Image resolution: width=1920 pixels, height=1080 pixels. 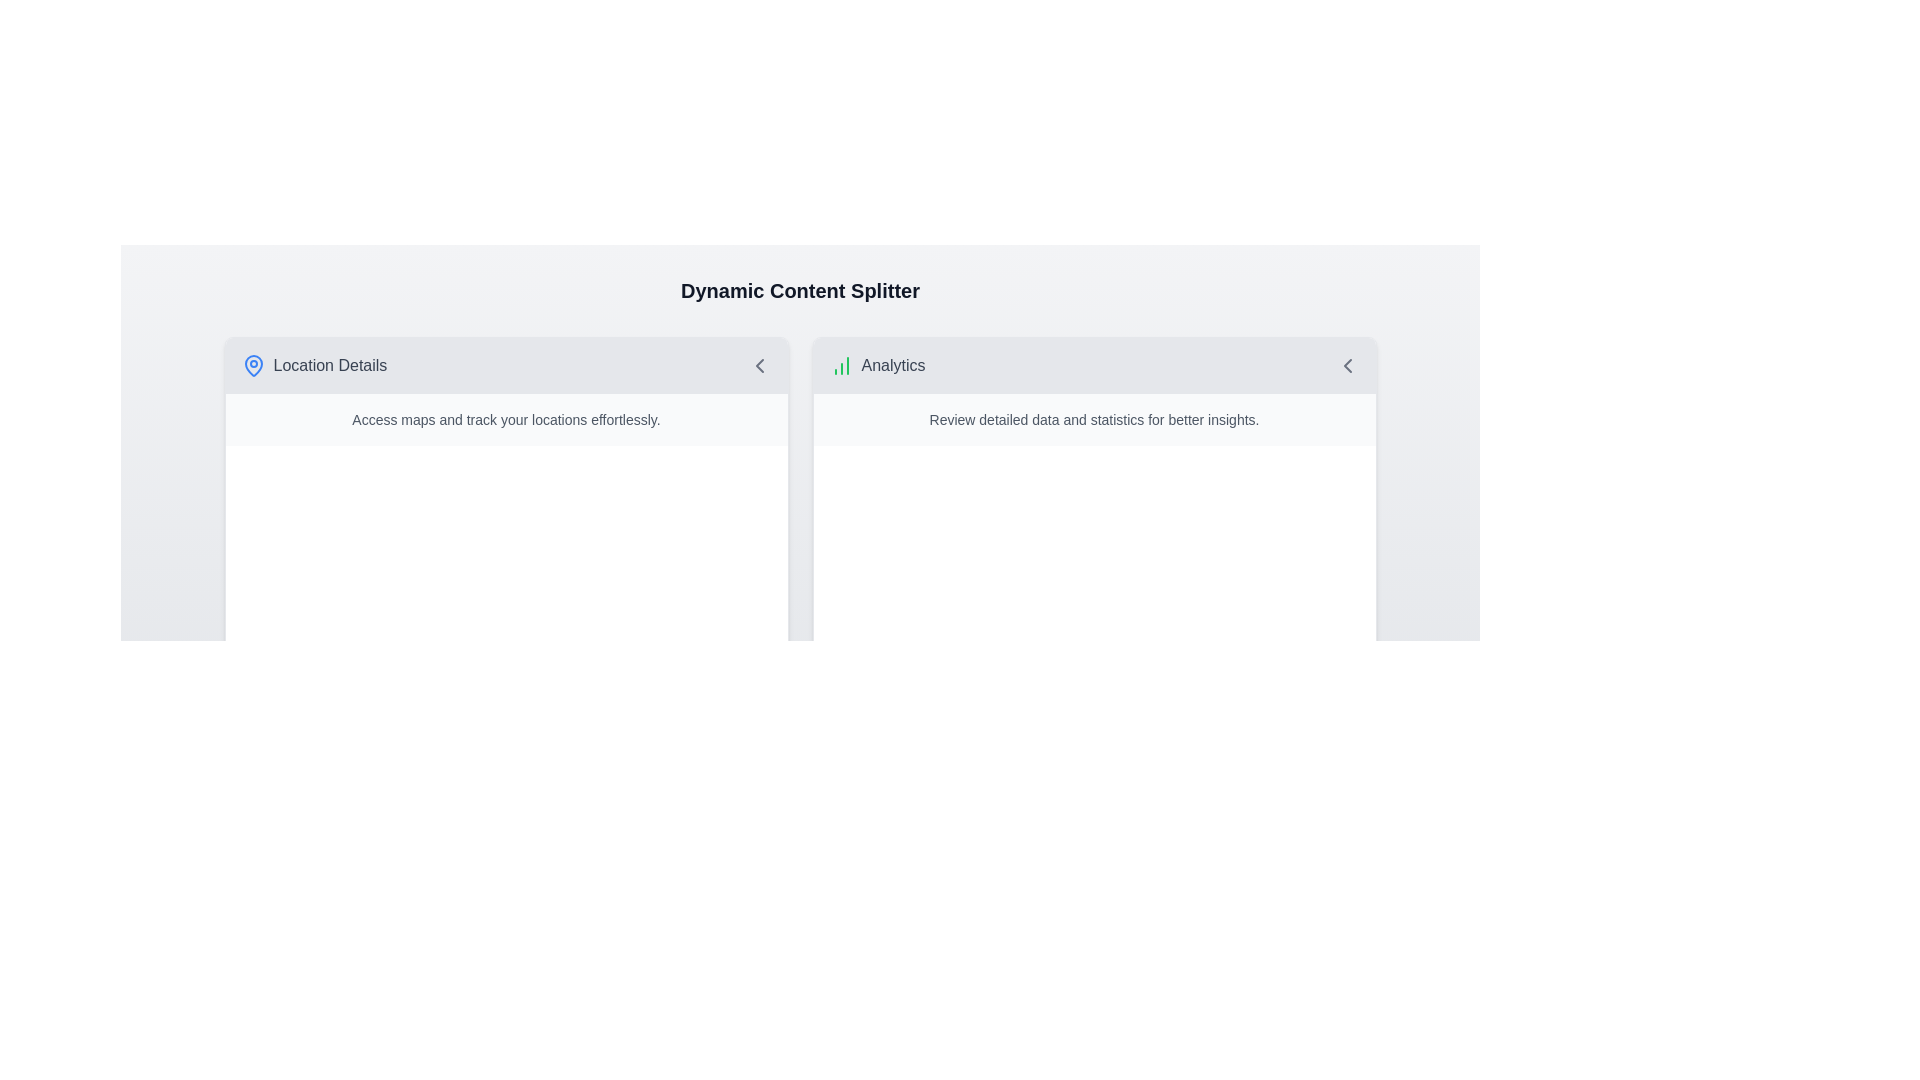 What do you see at coordinates (506, 419) in the screenshot?
I see `the text label containing the phrase 'Access maps and track your locations effortlessly.' which is styled with a smaller gray font and located beneath the 'Location Details' header` at bounding box center [506, 419].